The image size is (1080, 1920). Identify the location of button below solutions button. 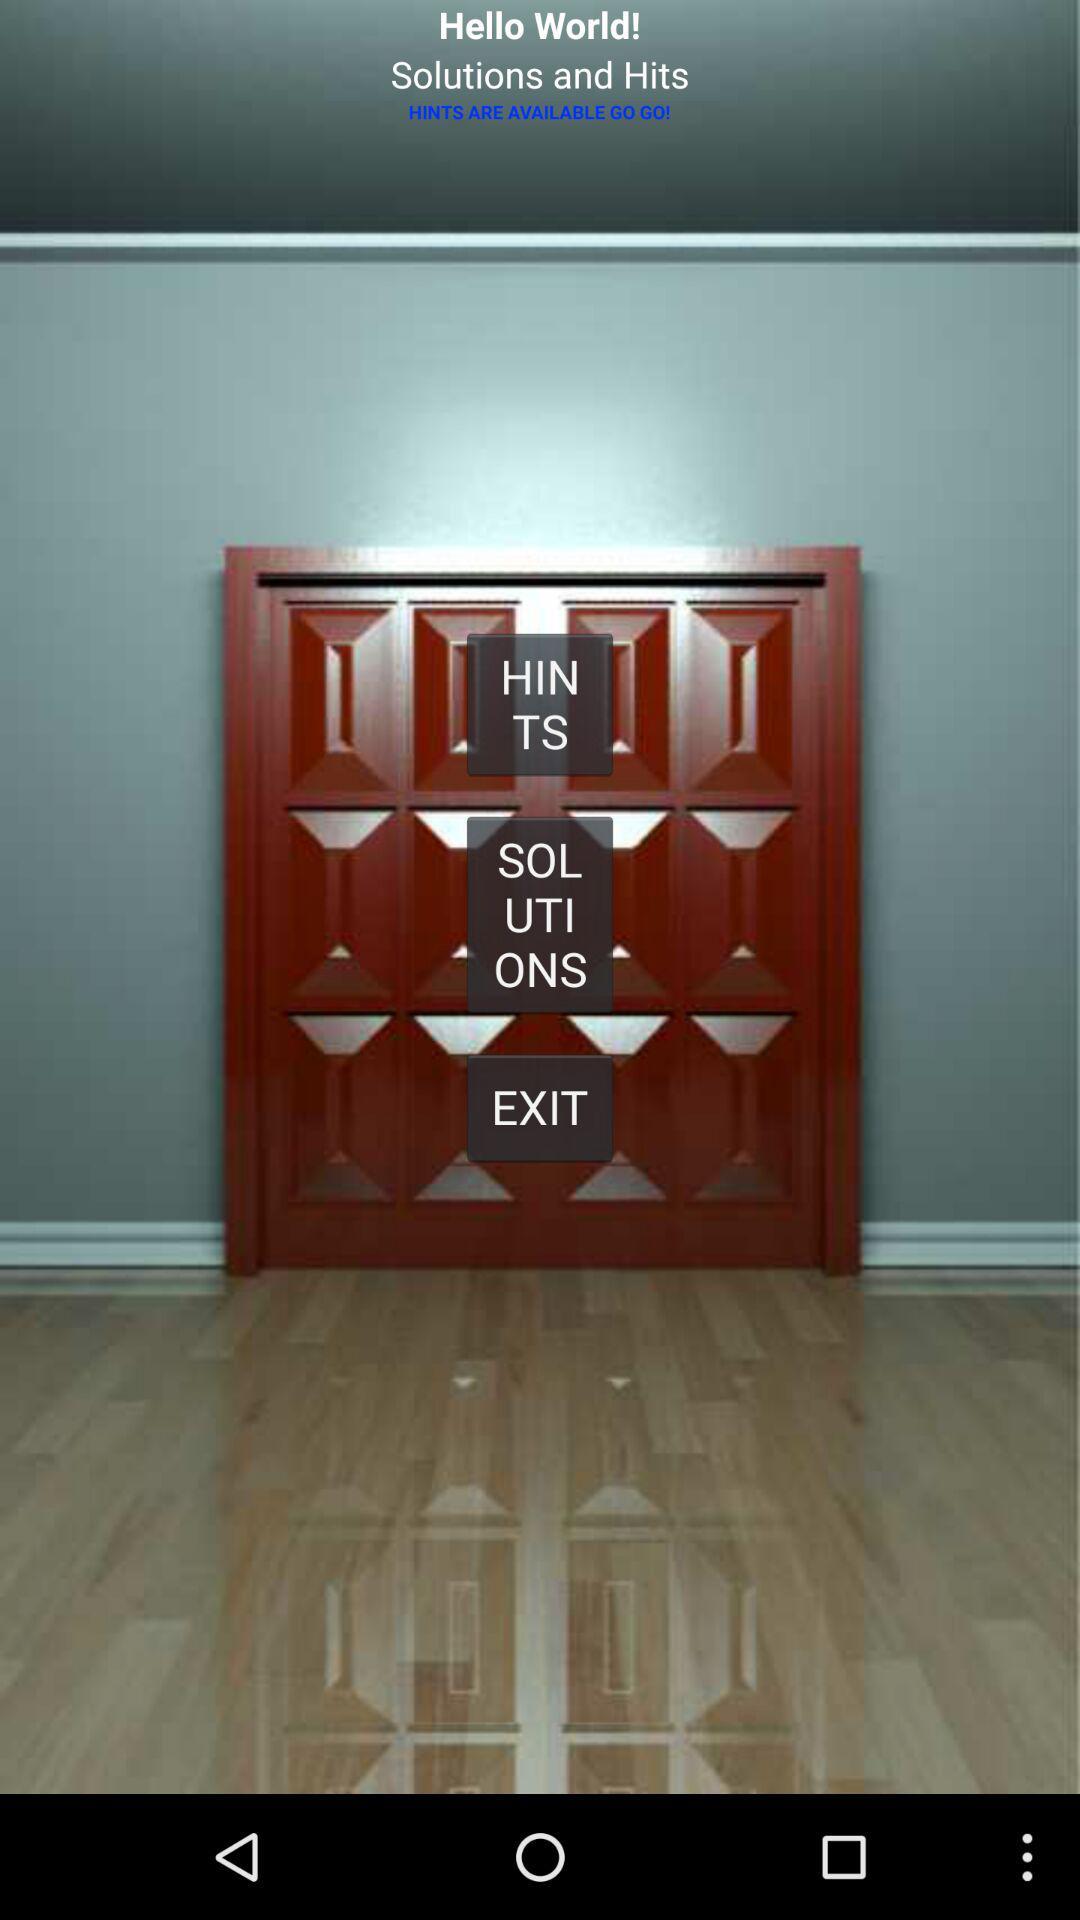
(540, 1106).